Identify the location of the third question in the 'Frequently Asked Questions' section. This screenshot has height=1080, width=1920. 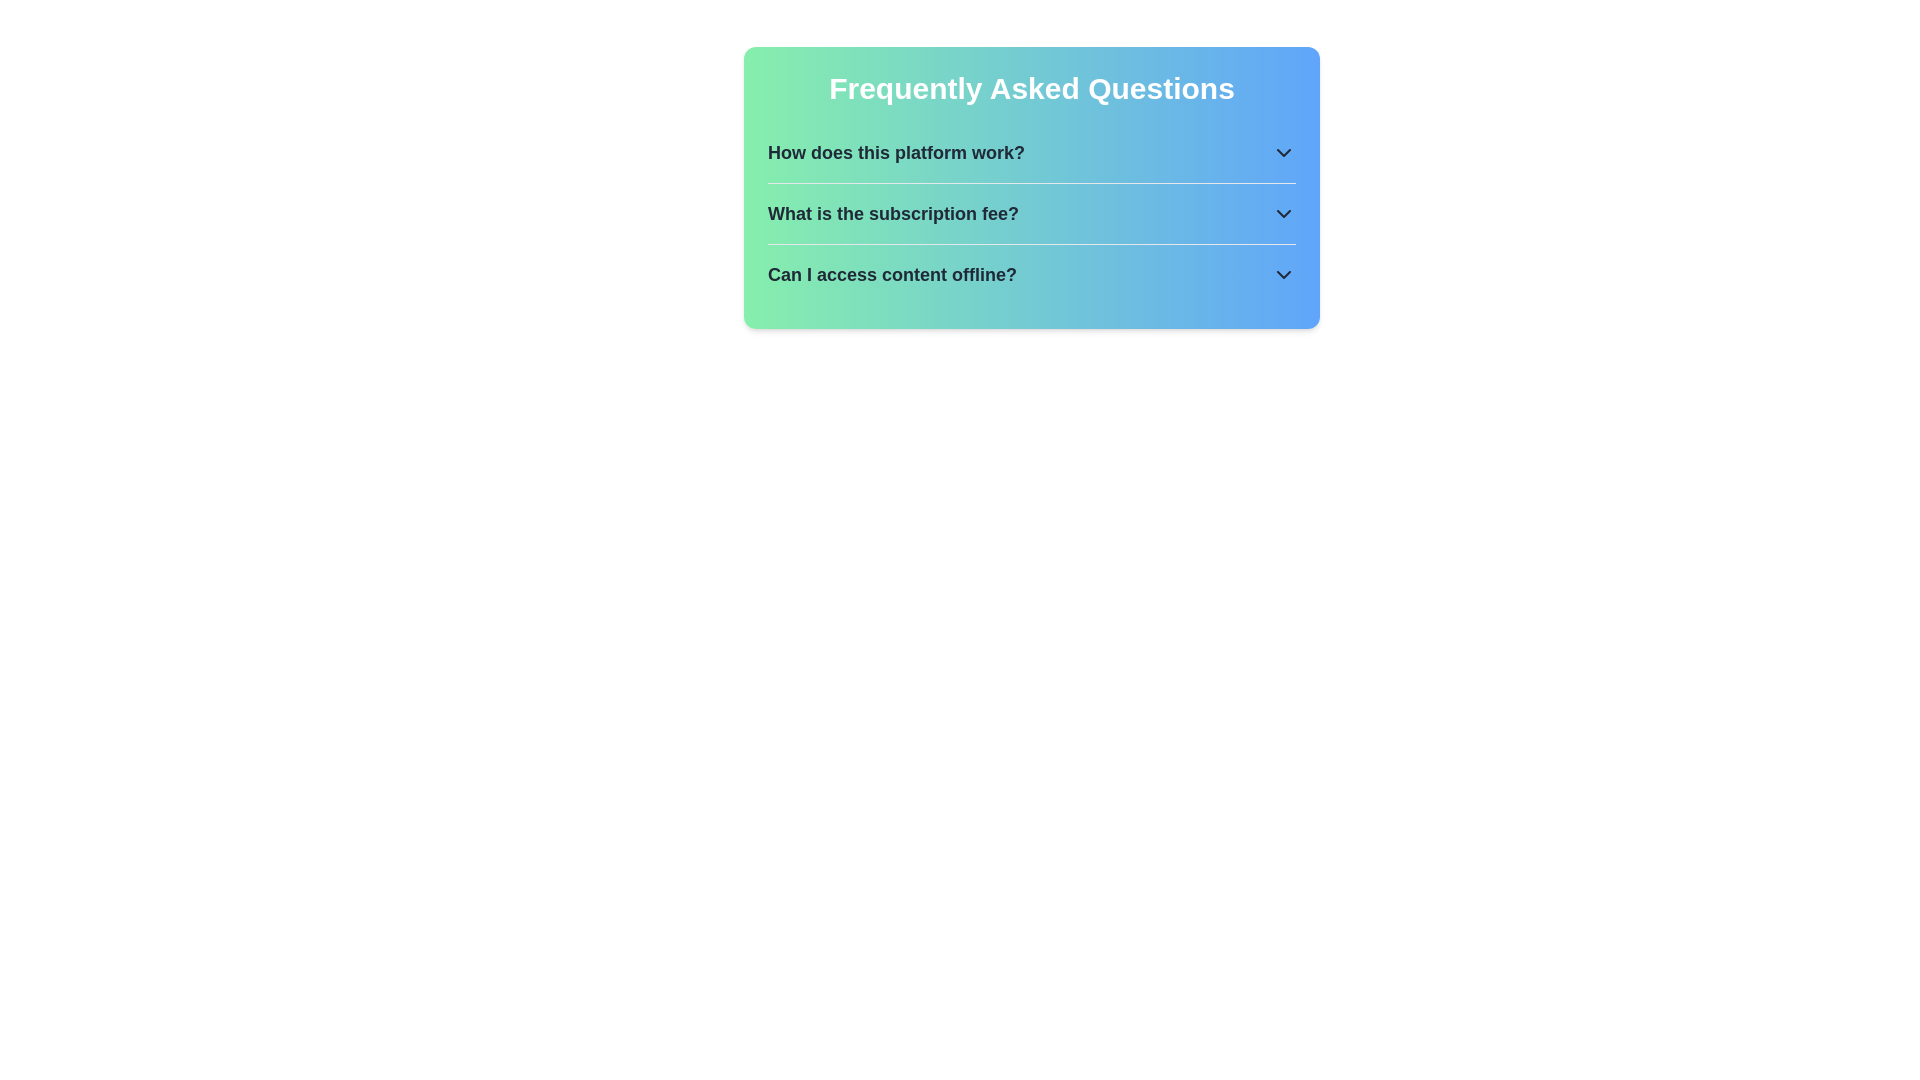
(891, 274).